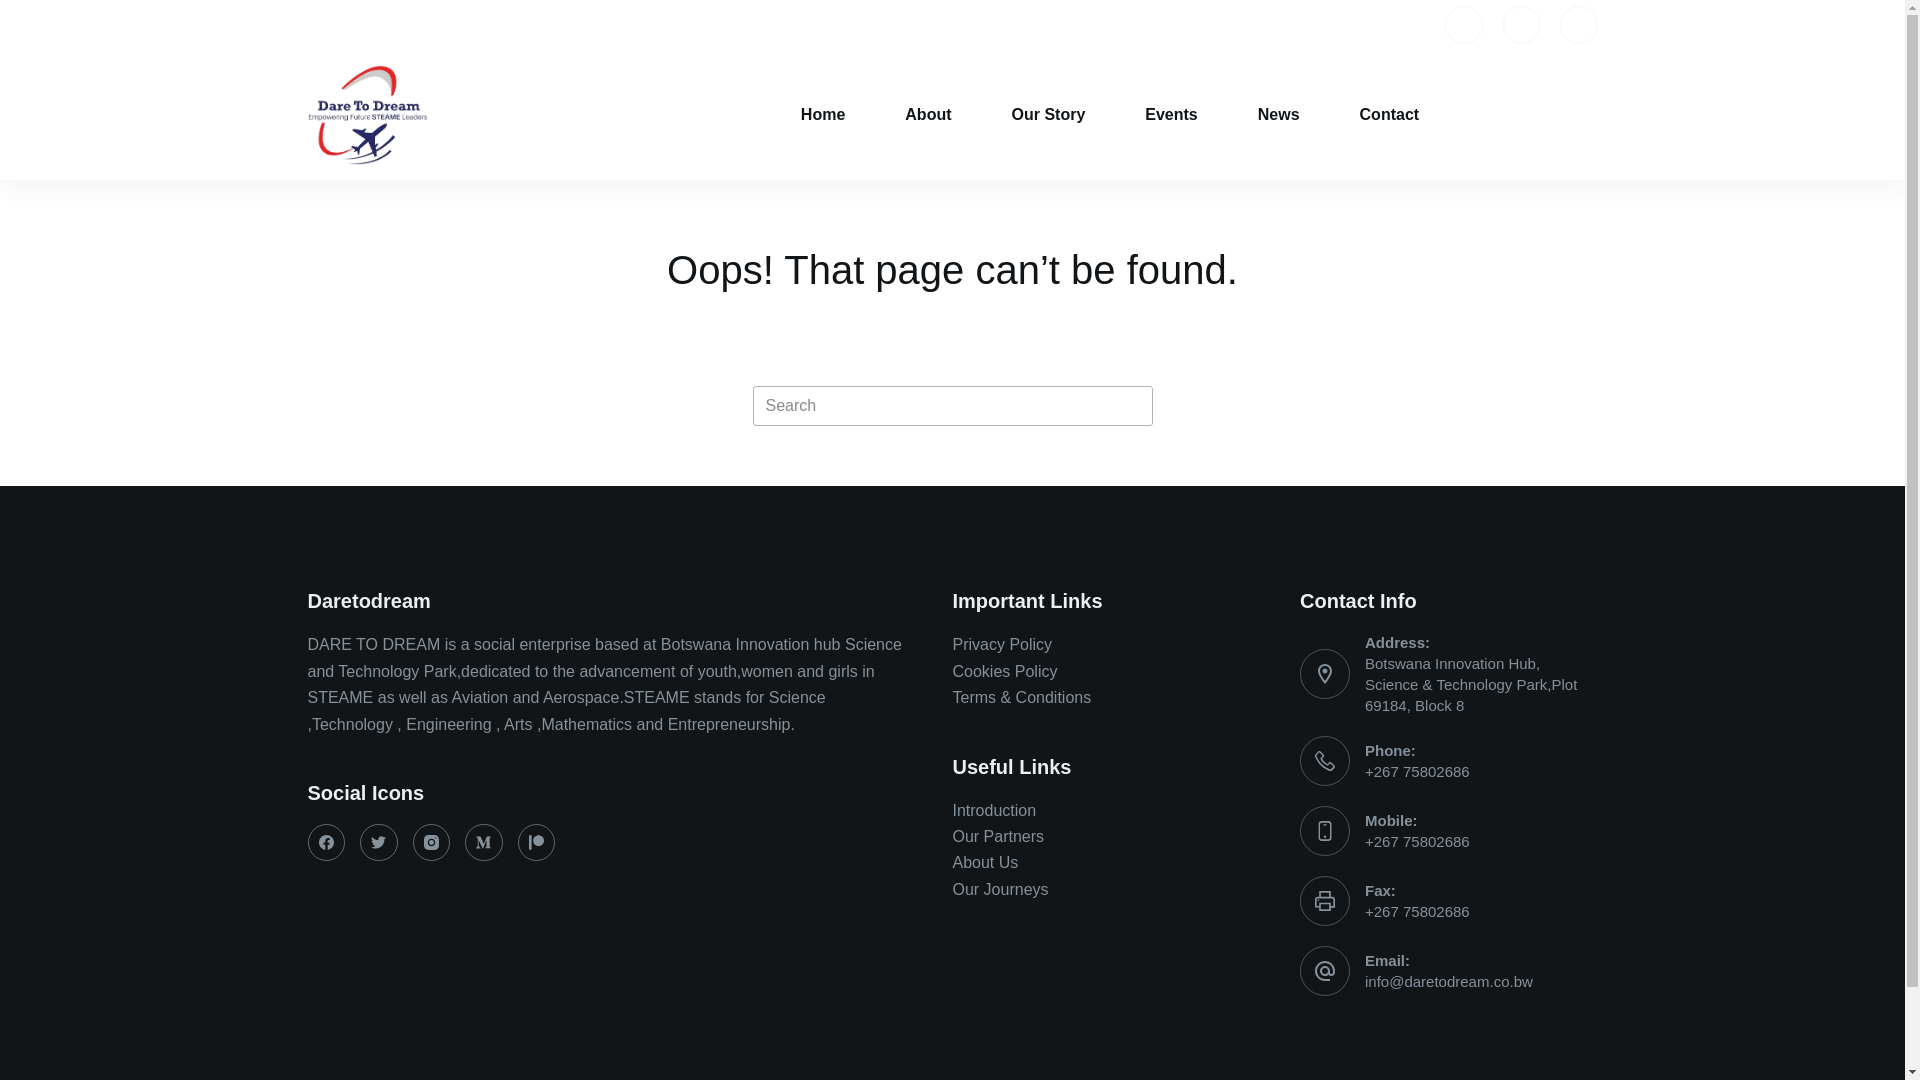  Describe the element at coordinates (1389, 115) in the screenshot. I see `'Contact'` at that location.